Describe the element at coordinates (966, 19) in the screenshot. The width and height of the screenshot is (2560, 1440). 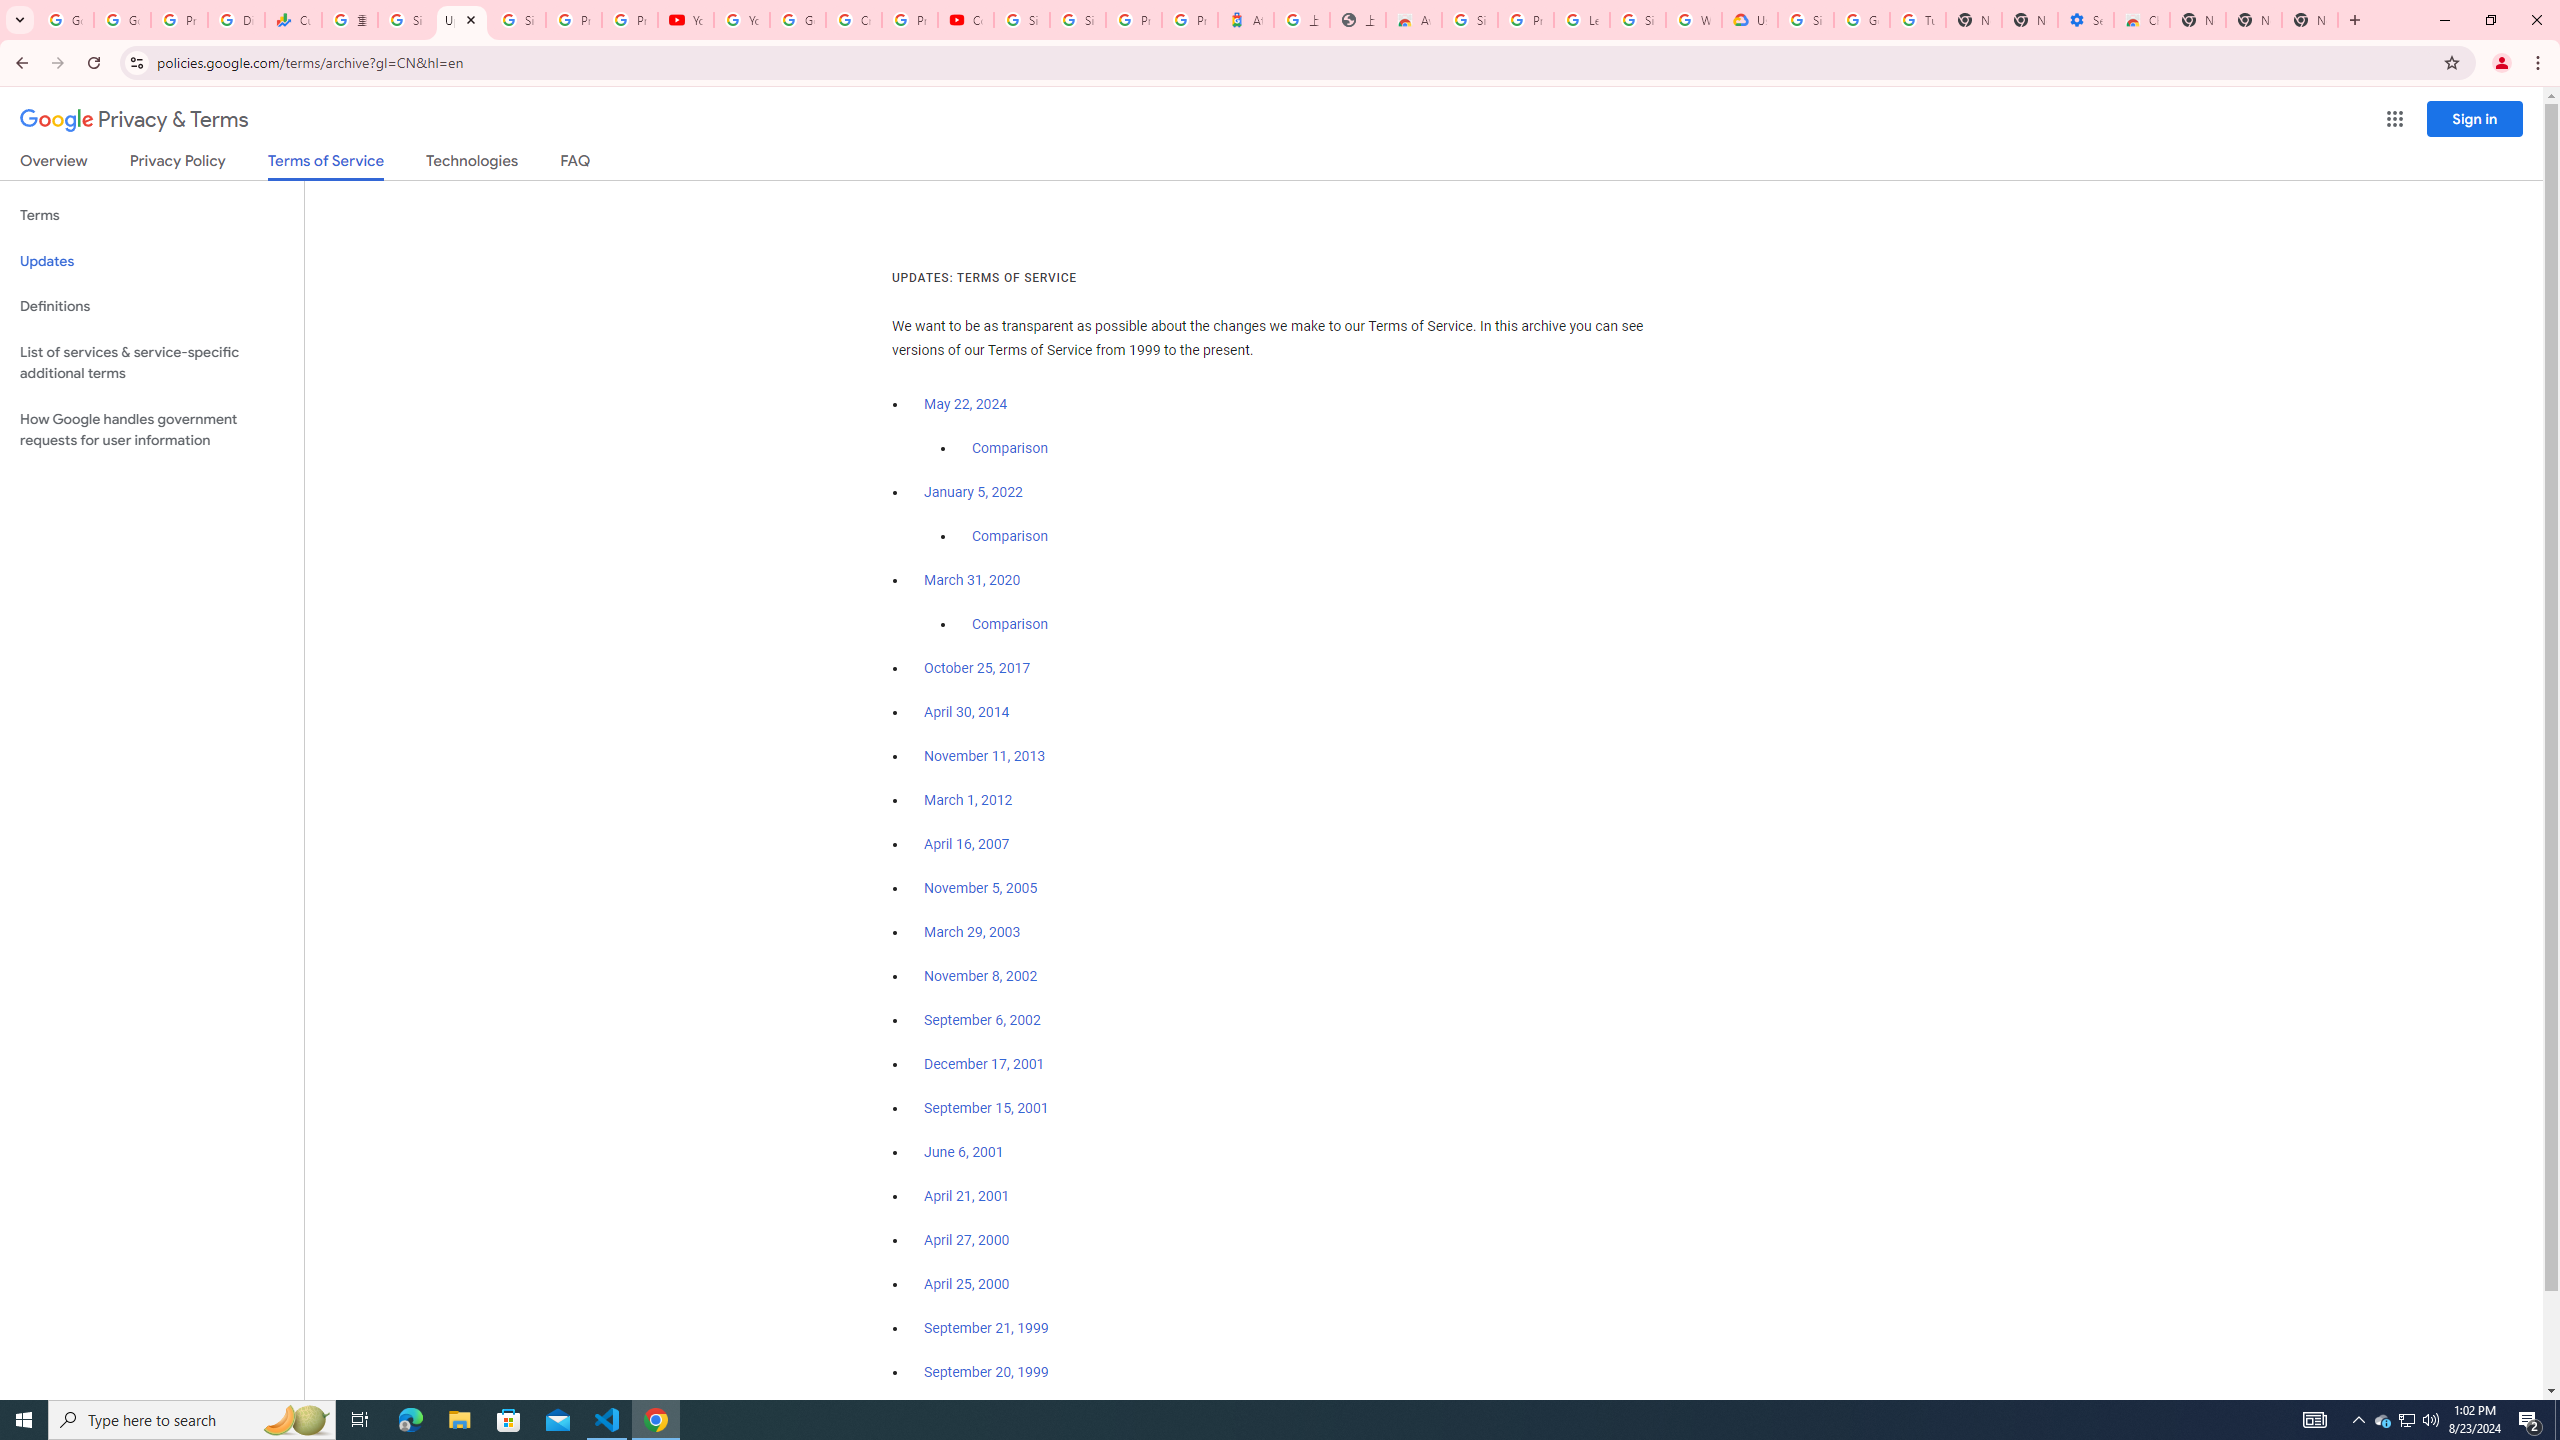
I see `'Content Creator Programs & Opportunities - YouTube Creators'` at that location.